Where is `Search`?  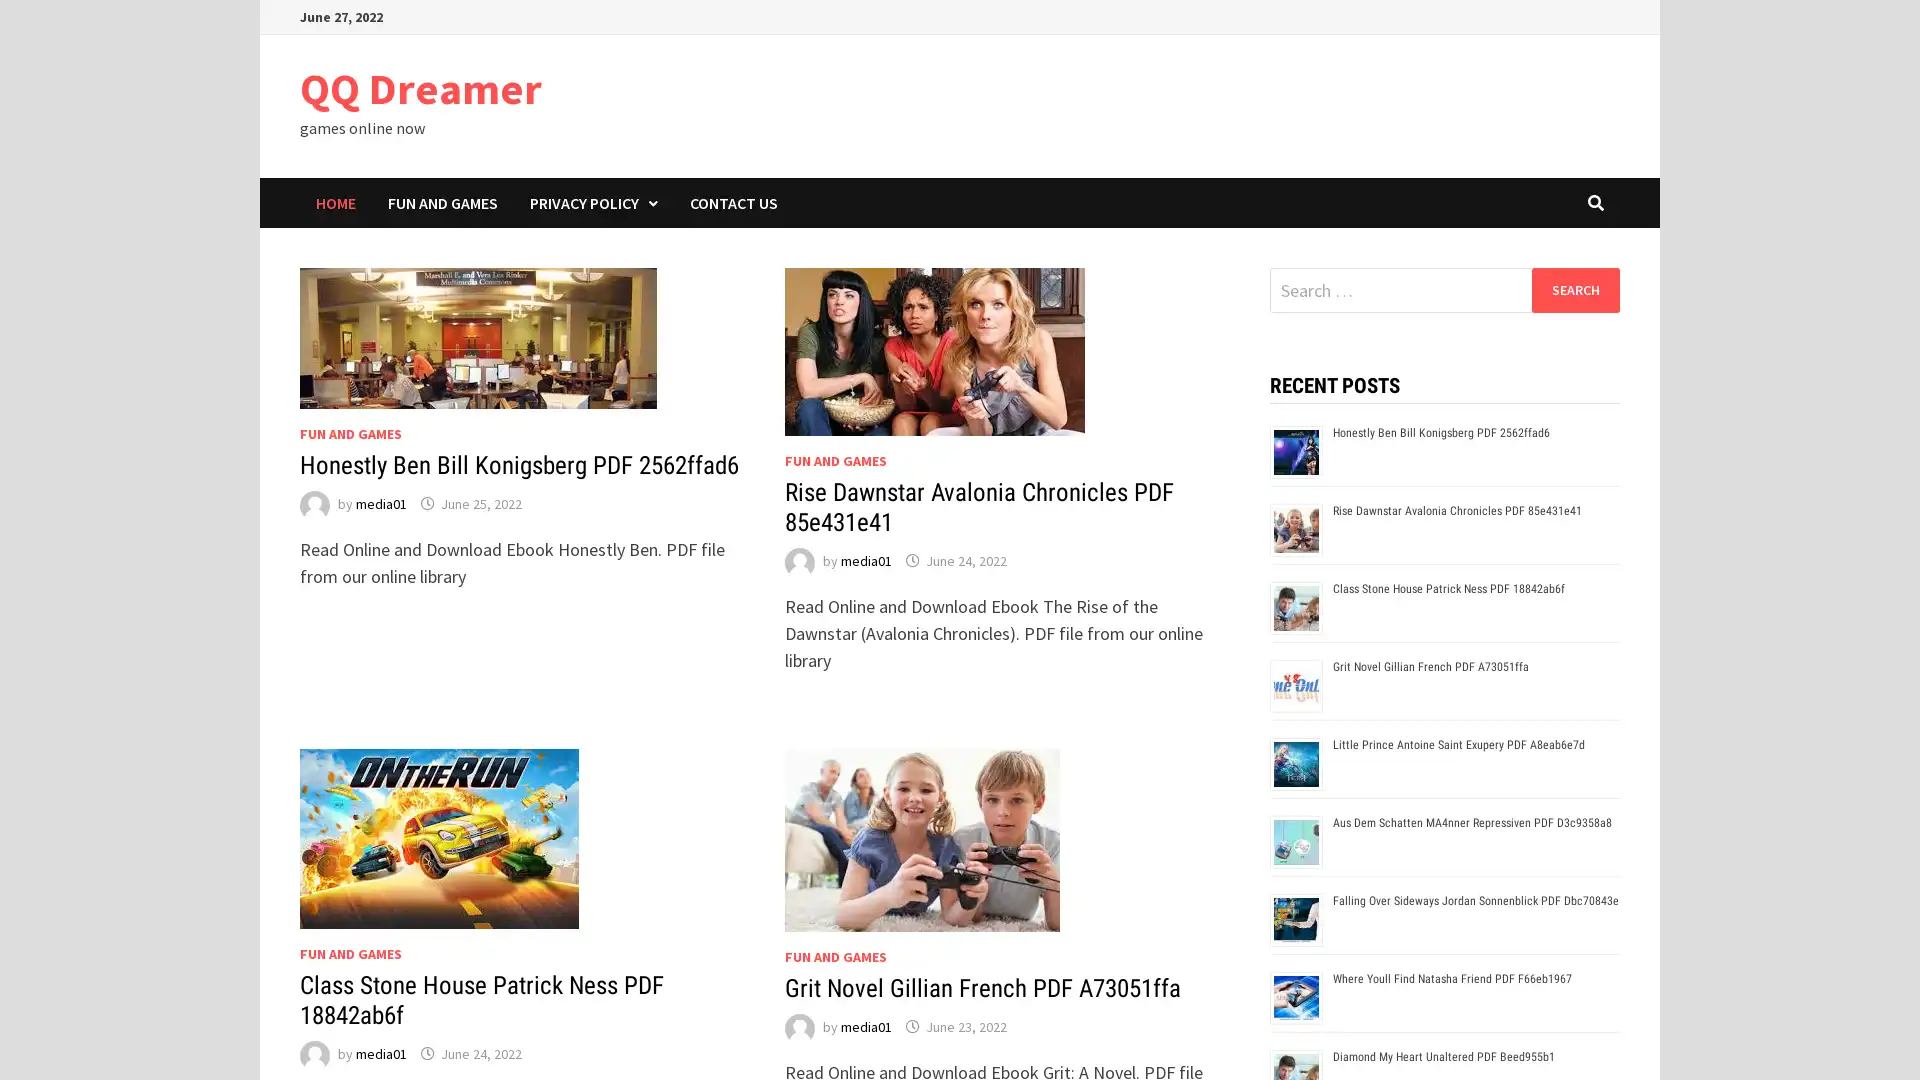
Search is located at coordinates (1574, 289).